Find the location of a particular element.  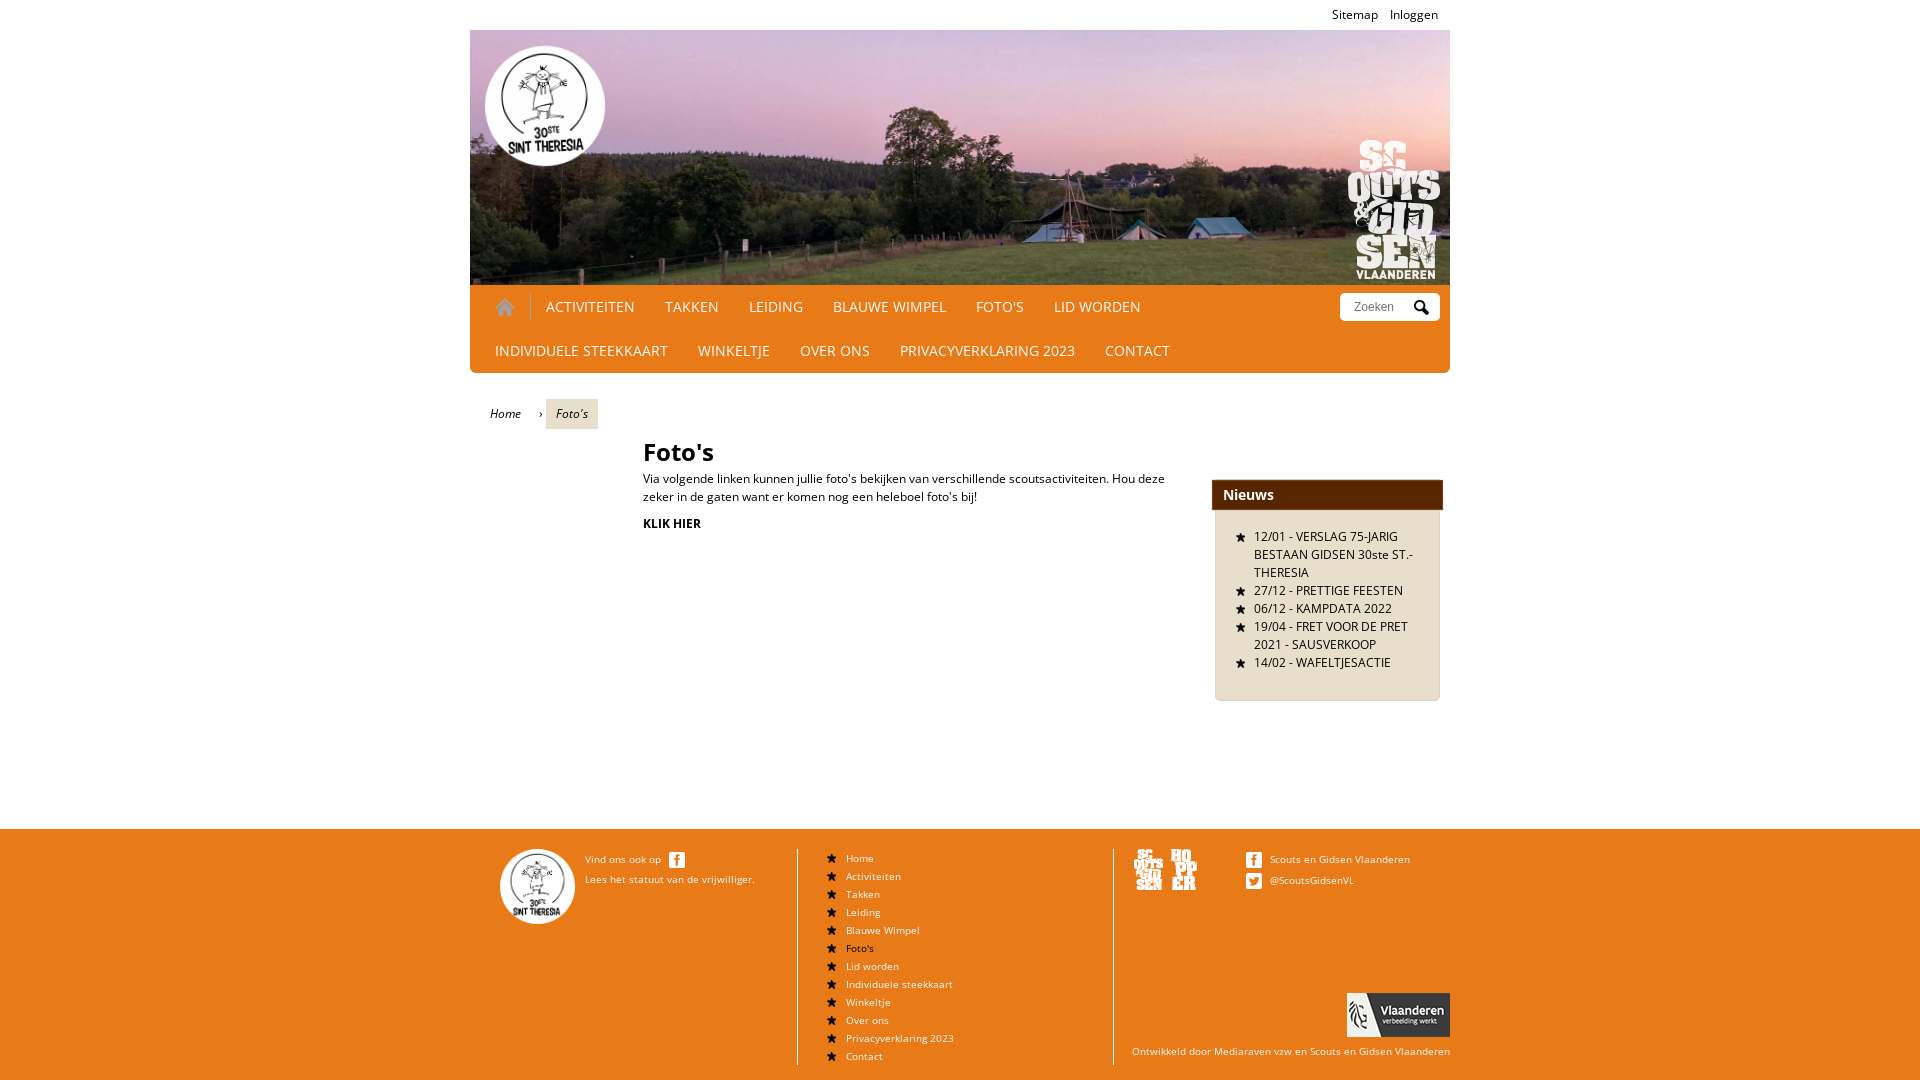

'Inloggen' is located at coordinates (1413, 14).